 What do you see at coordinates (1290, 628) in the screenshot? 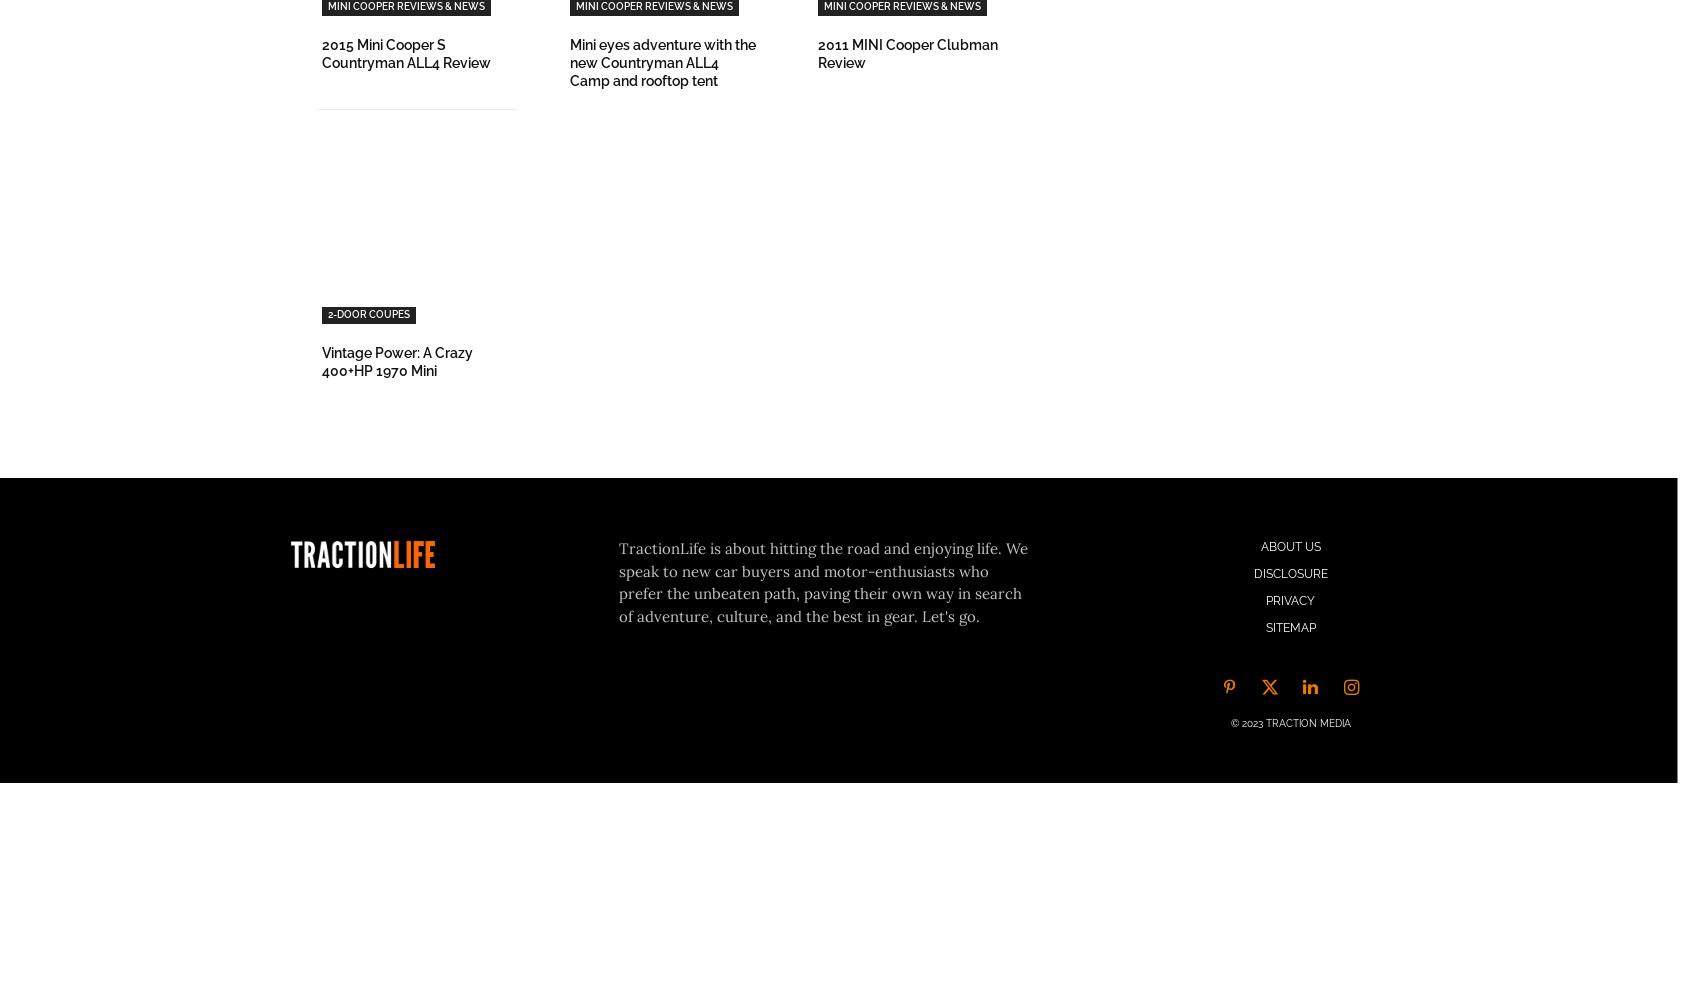
I see `'Sitemap'` at bounding box center [1290, 628].